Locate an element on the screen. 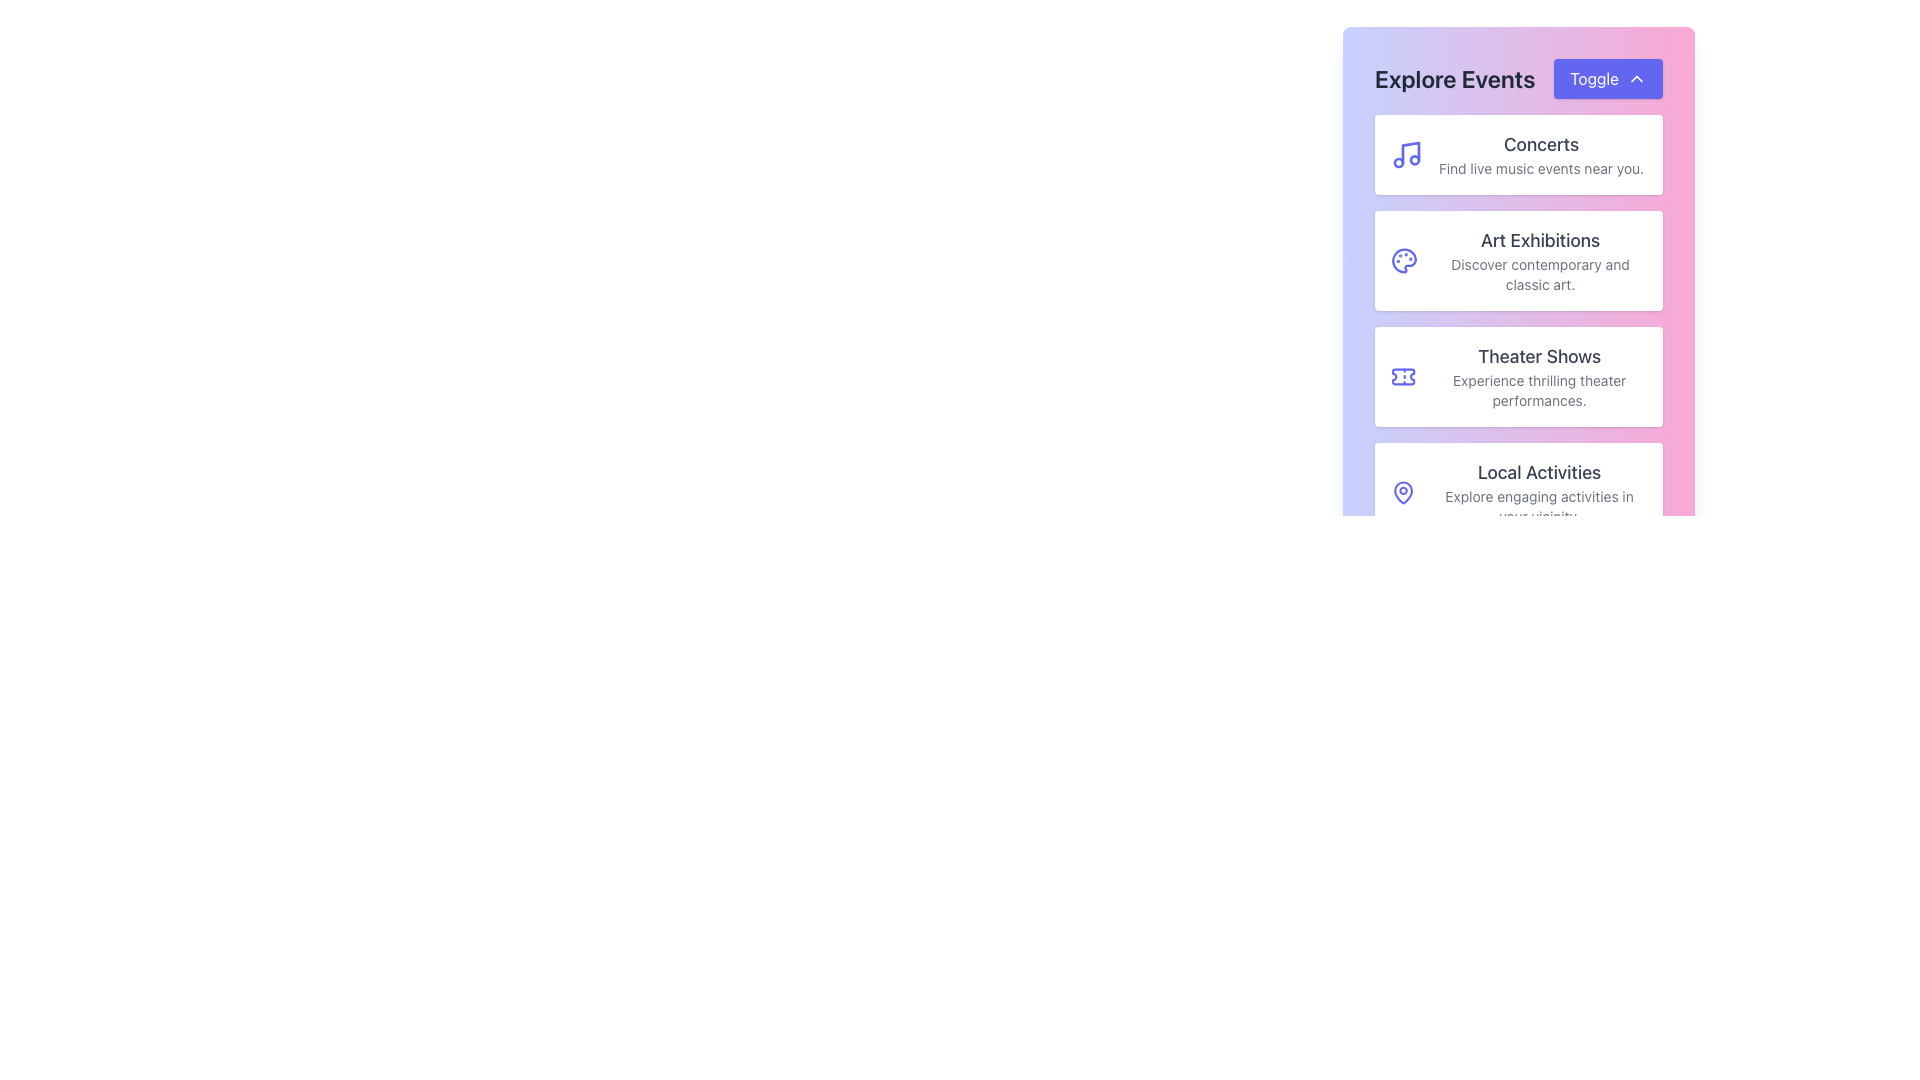 The image size is (1920, 1080). header text for the 'Theater Shows' section, which is located in the upper portion of the third card under 'Explore Events' is located at coordinates (1538, 356).